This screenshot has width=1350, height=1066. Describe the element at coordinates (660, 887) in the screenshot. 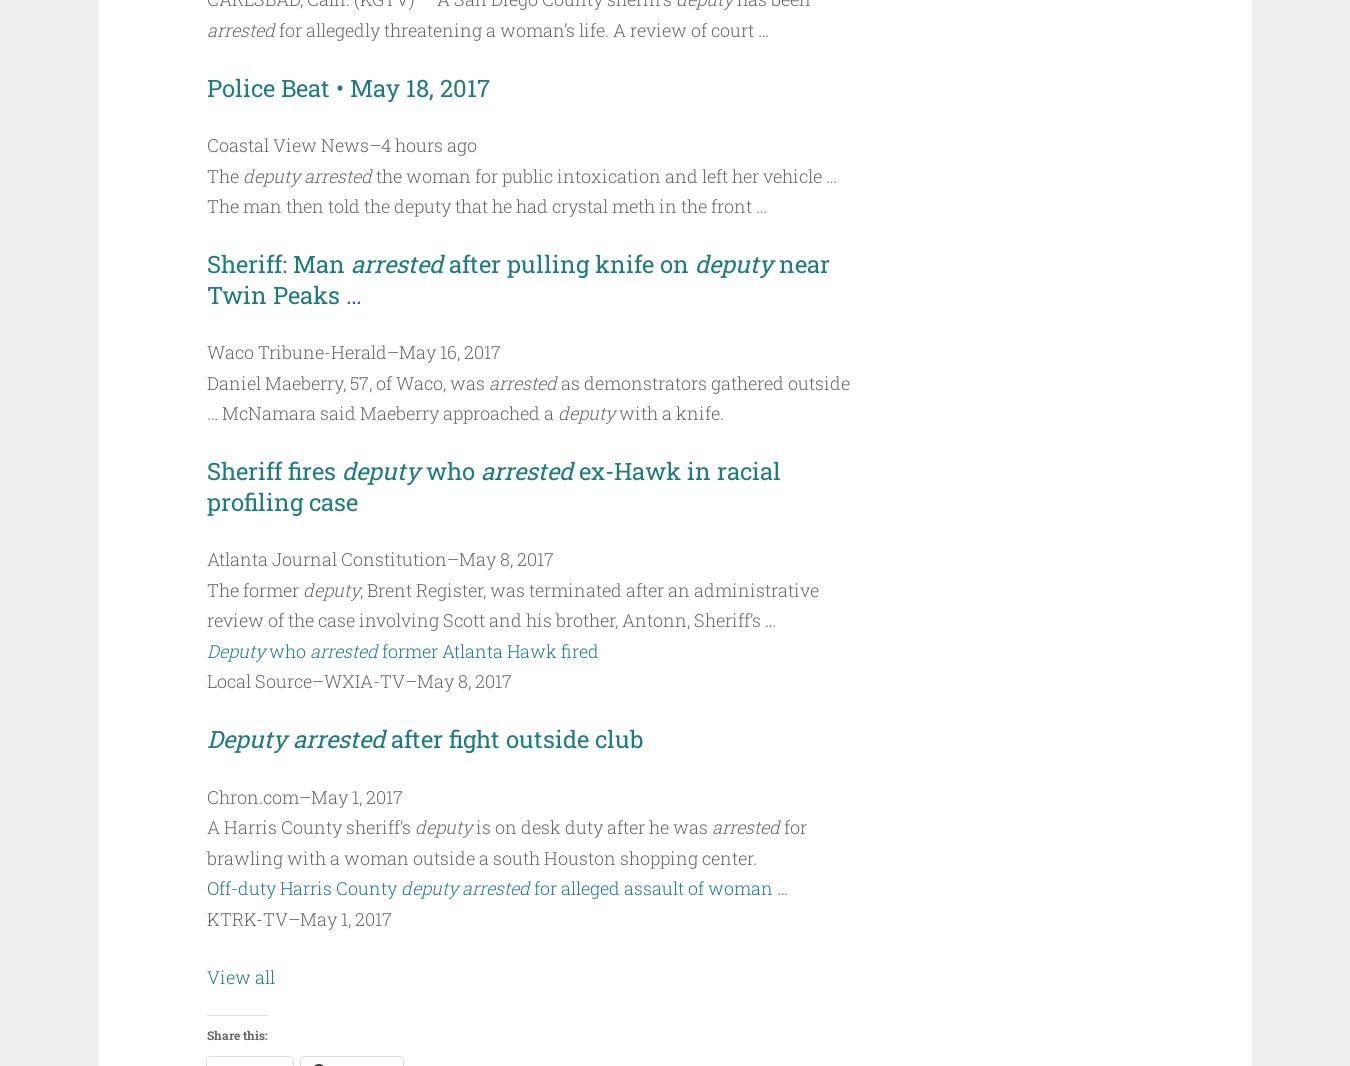

I see `'for alleged assault of woman …'` at that location.